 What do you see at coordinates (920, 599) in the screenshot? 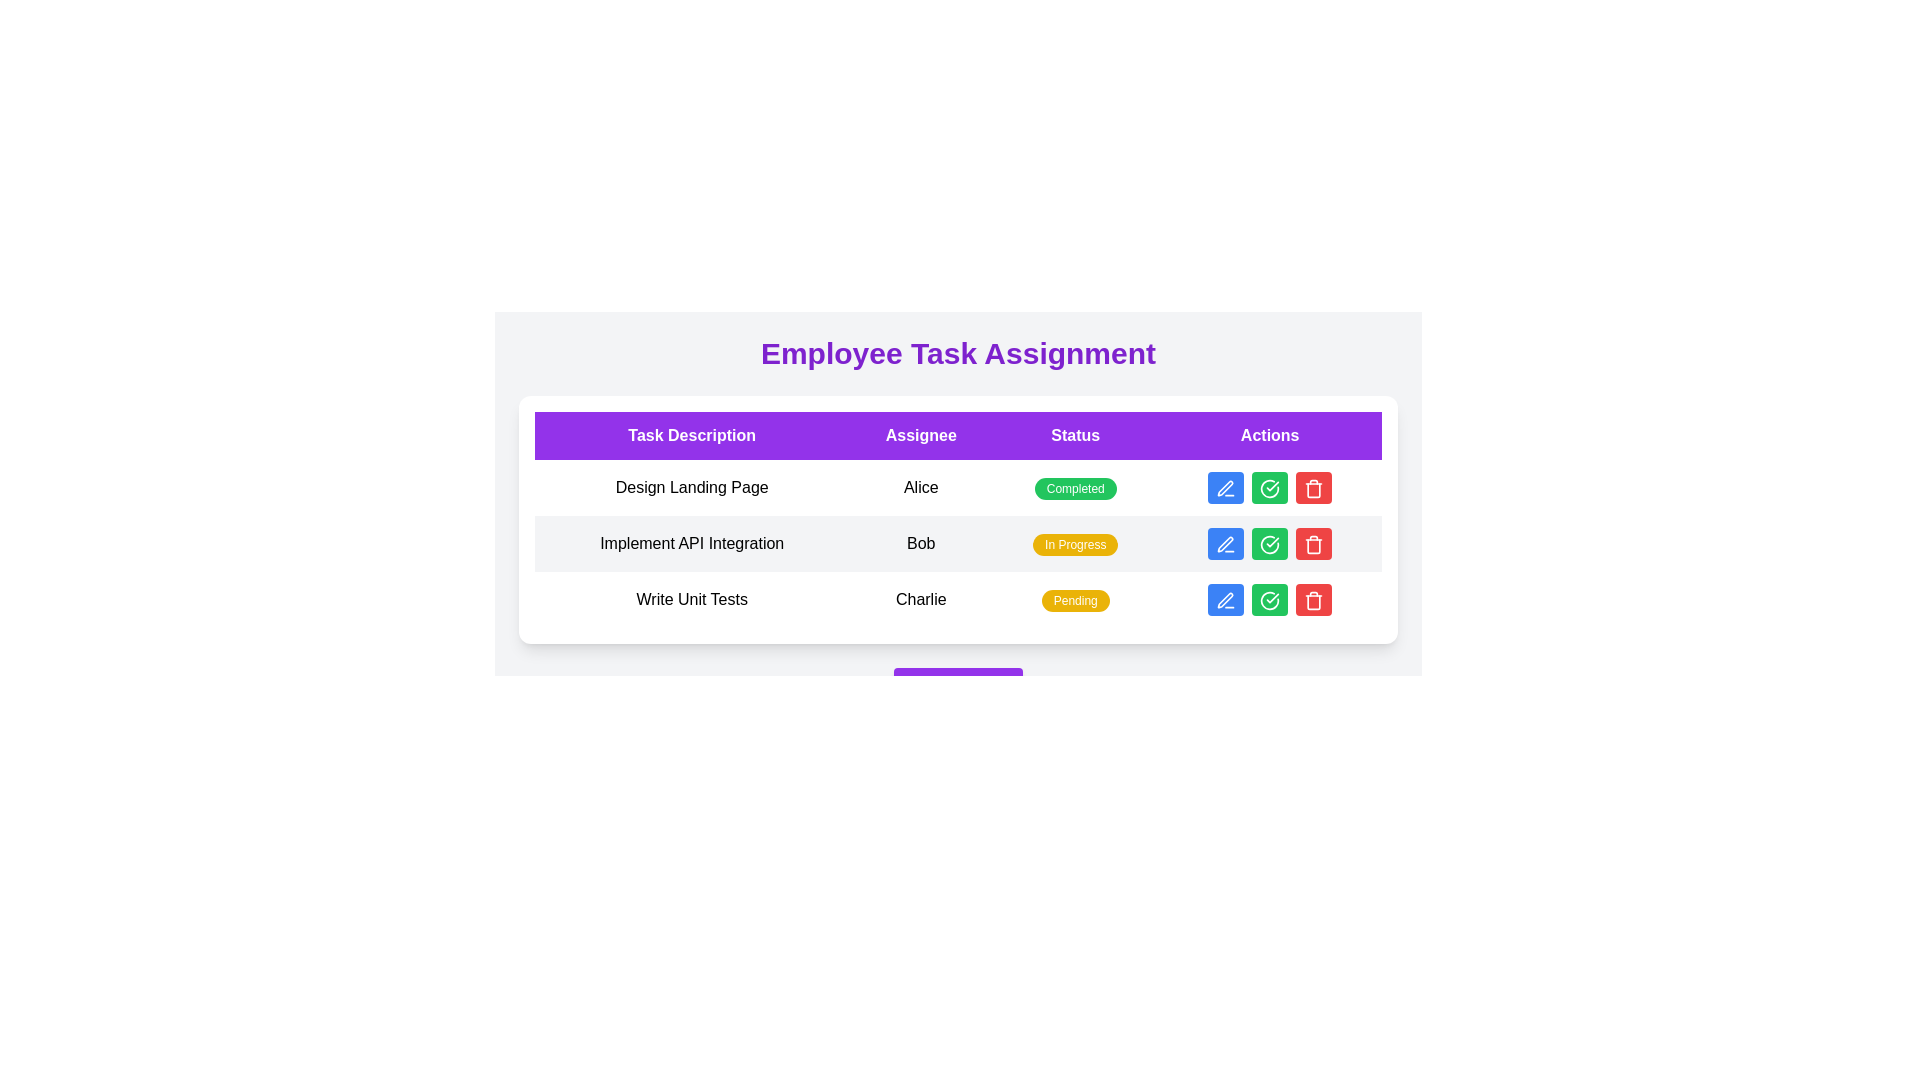
I see `the text of the assignee label 'Charlie' located in the second column of the third row of the 'Employee Task Assignment' table, adjacent to 'Write Unit Tests' and 'Pending'` at bounding box center [920, 599].